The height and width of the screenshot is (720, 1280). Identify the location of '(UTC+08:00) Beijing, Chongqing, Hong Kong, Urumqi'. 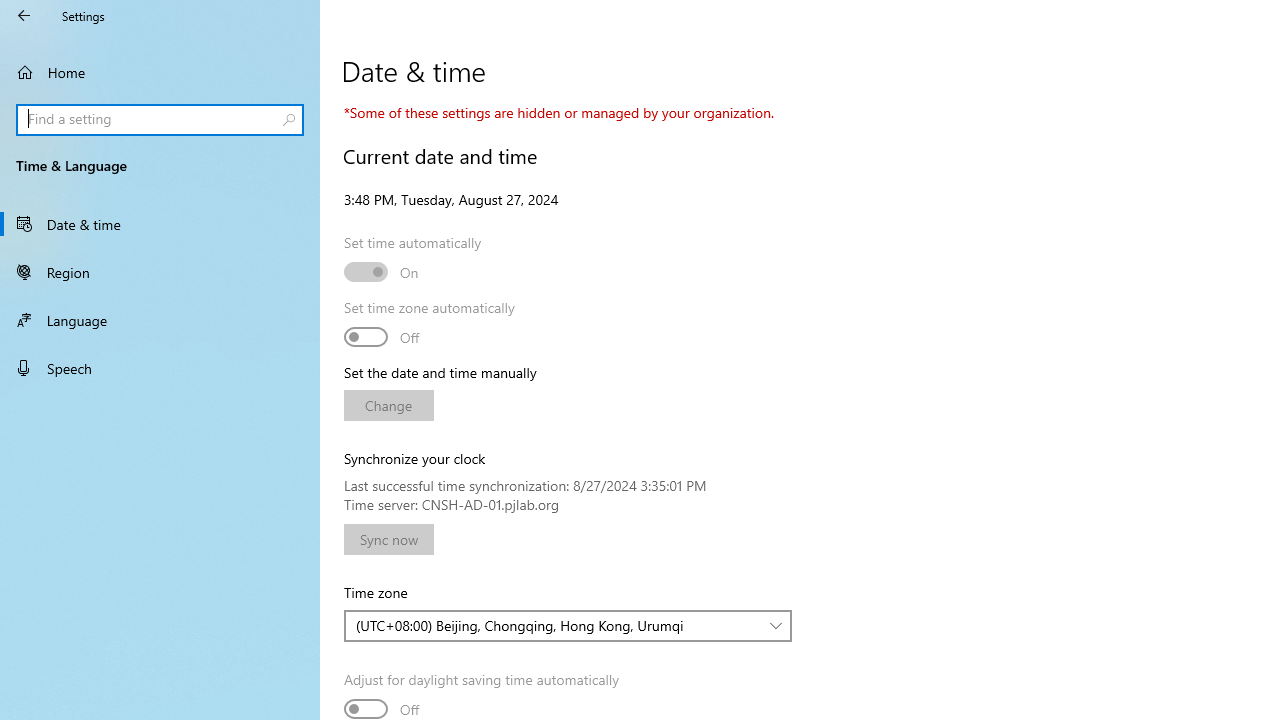
(558, 624).